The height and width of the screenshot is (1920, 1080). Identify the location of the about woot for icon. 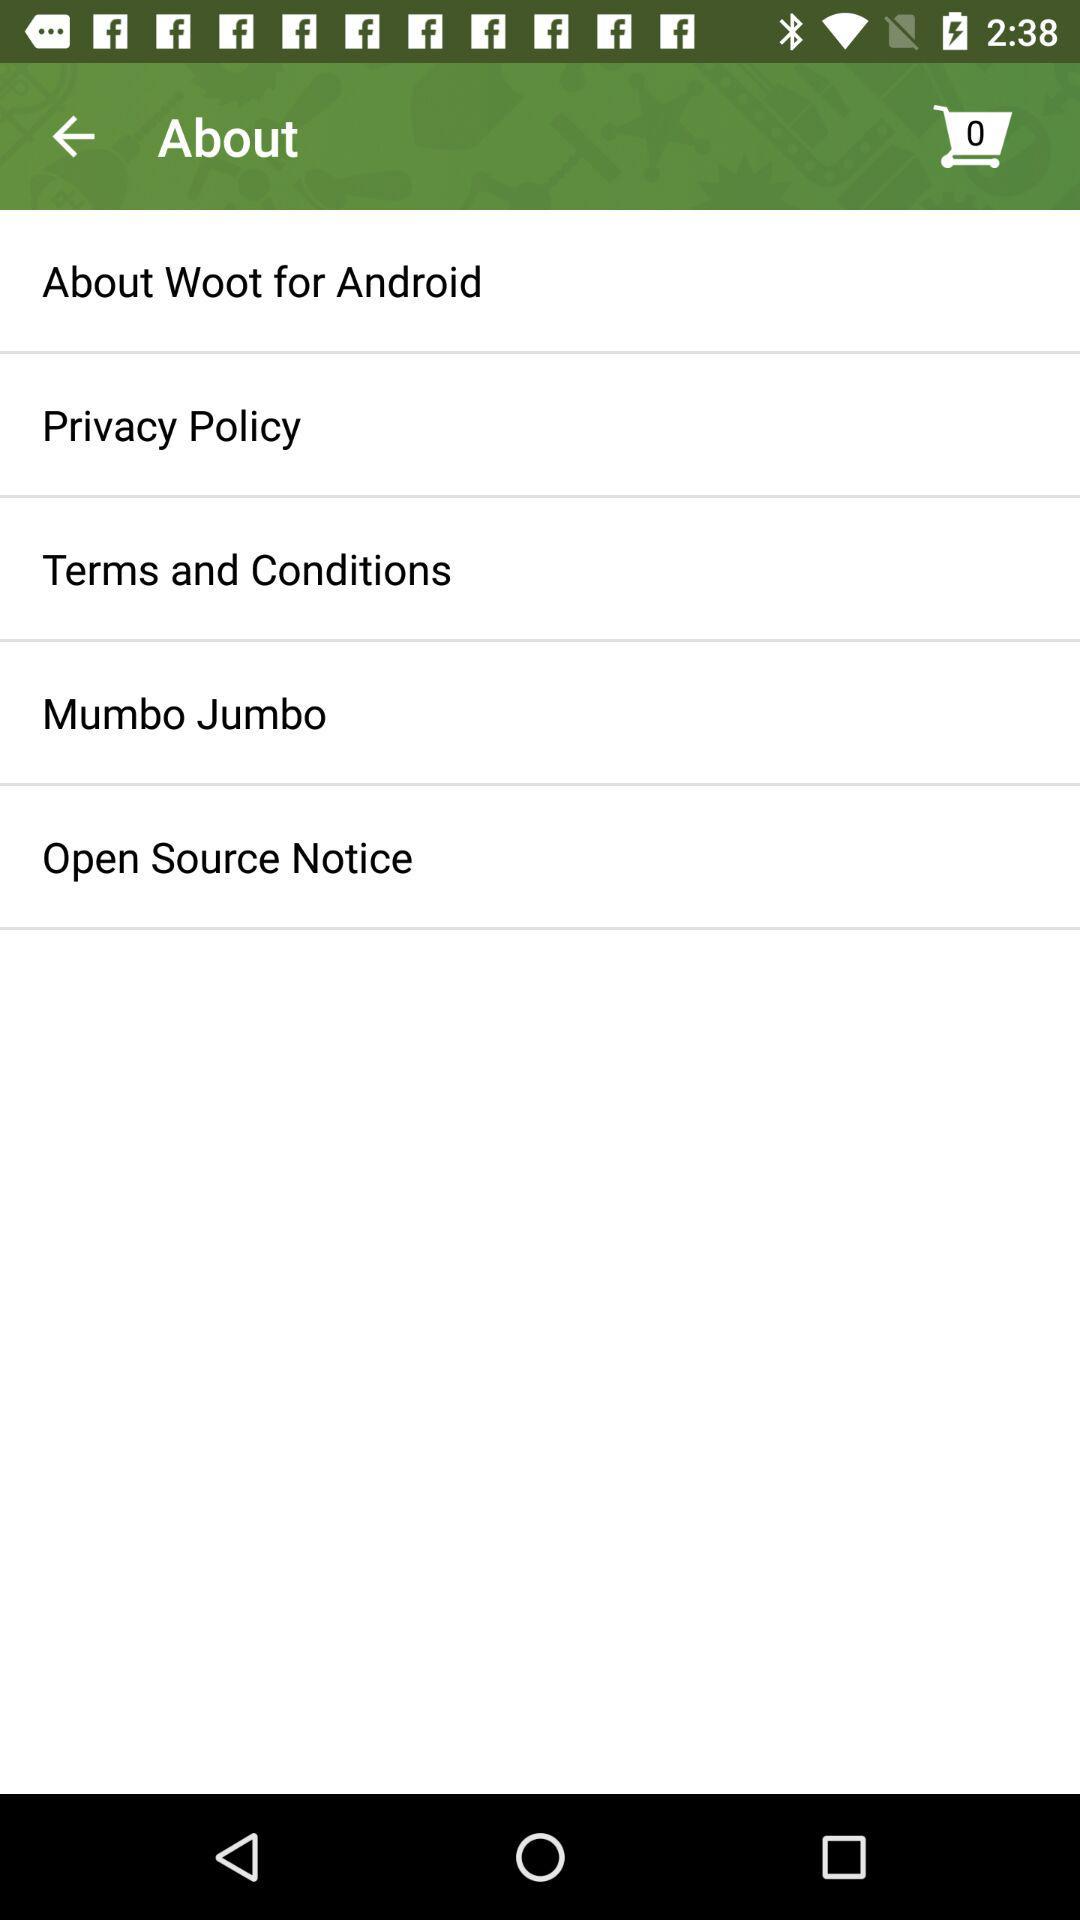
(261, 279).